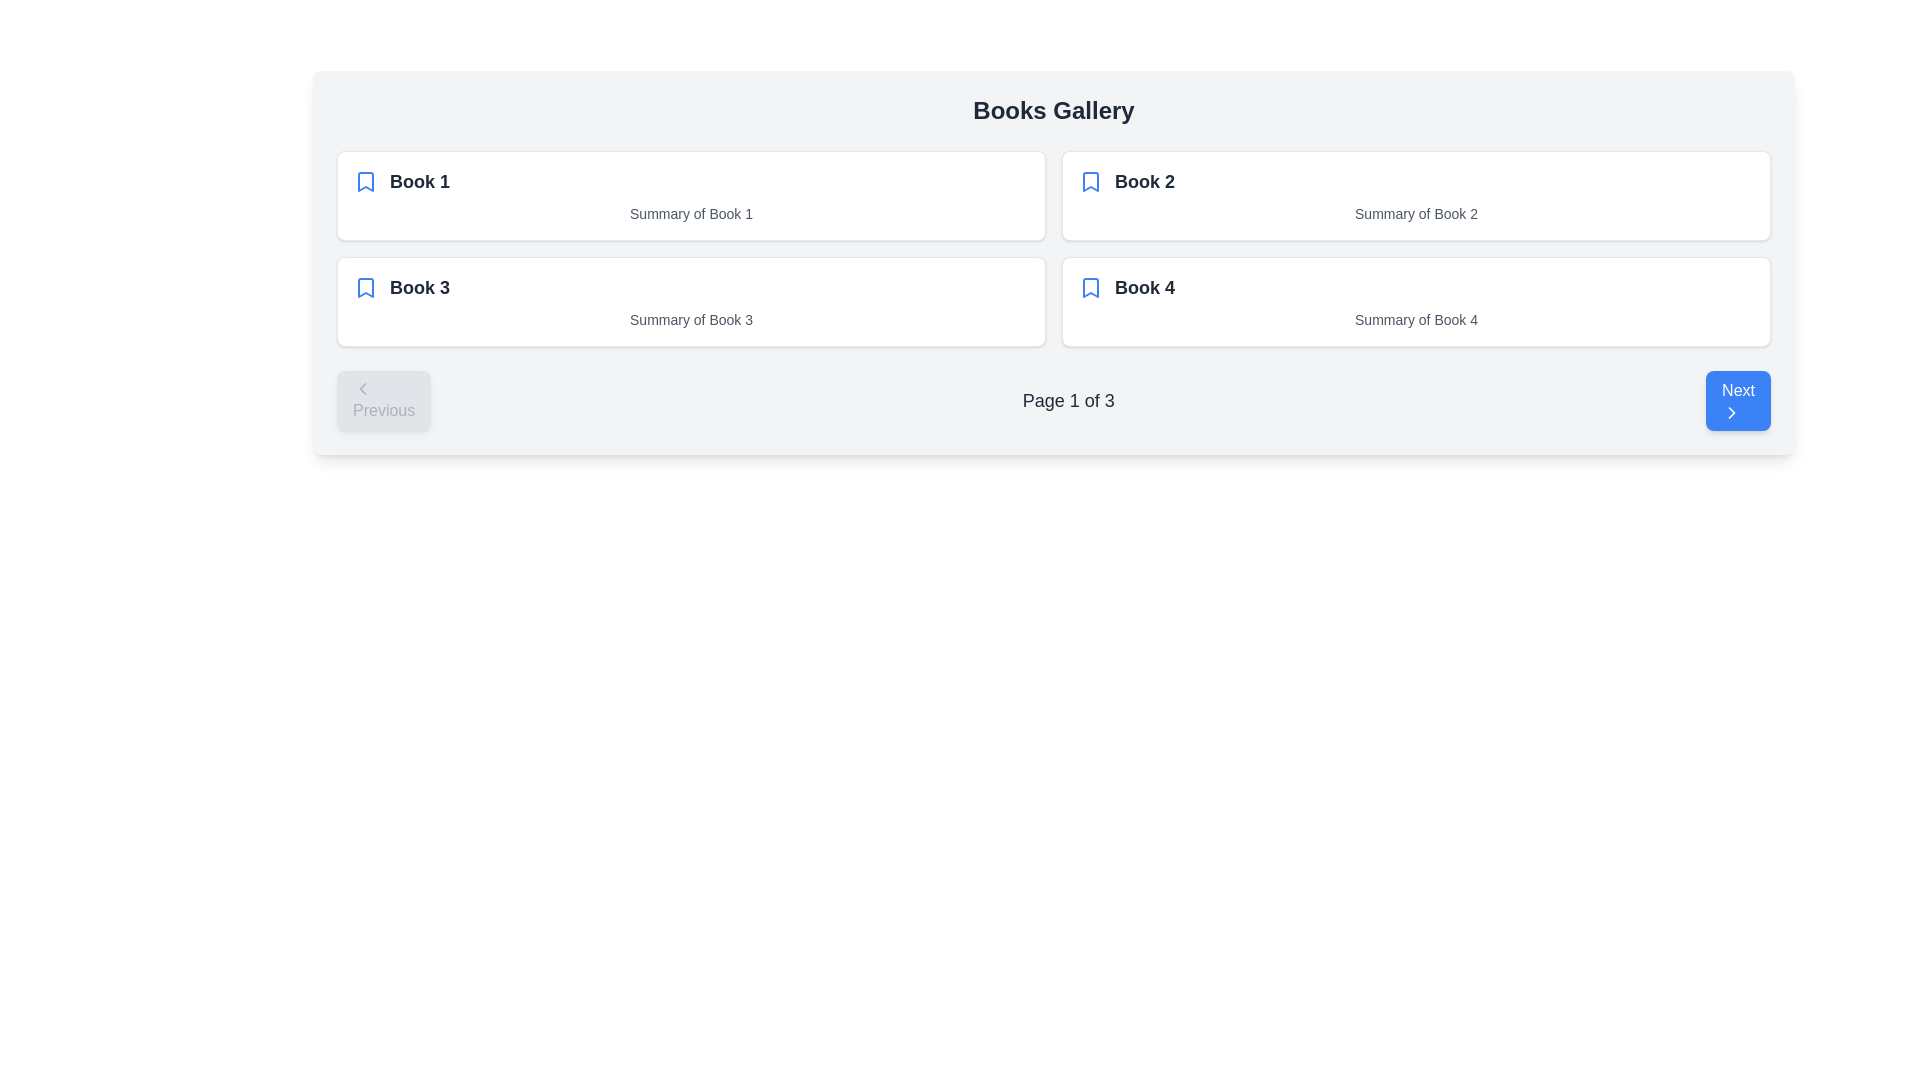  Describe the element at coordinates (365, 288) in the screenshot. I see `the bookmark icon located next to the text of 'Book 3' in the left column of the grid layout` at that location.